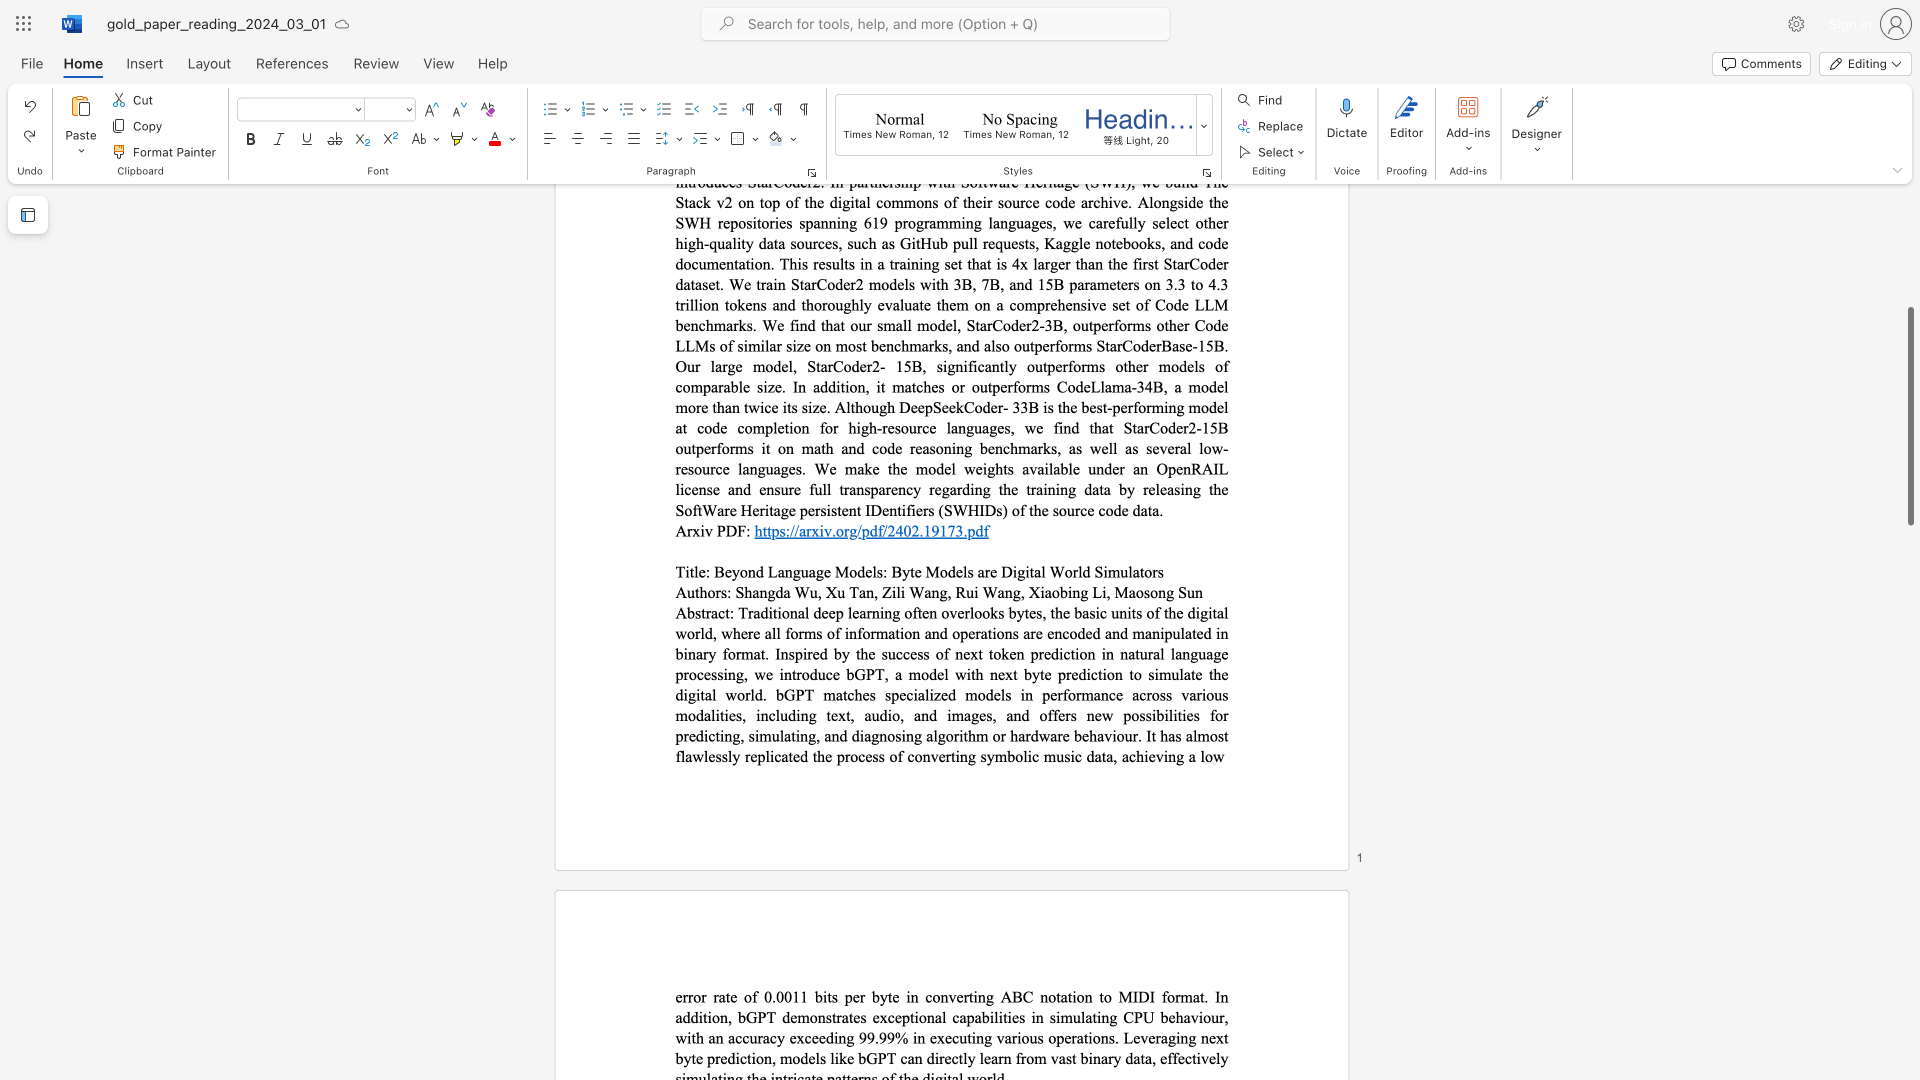 This screenshot has width=1920, height=1080. I want to click on the scrollbar on the right side to scroll the page up, so click(1909, 200).